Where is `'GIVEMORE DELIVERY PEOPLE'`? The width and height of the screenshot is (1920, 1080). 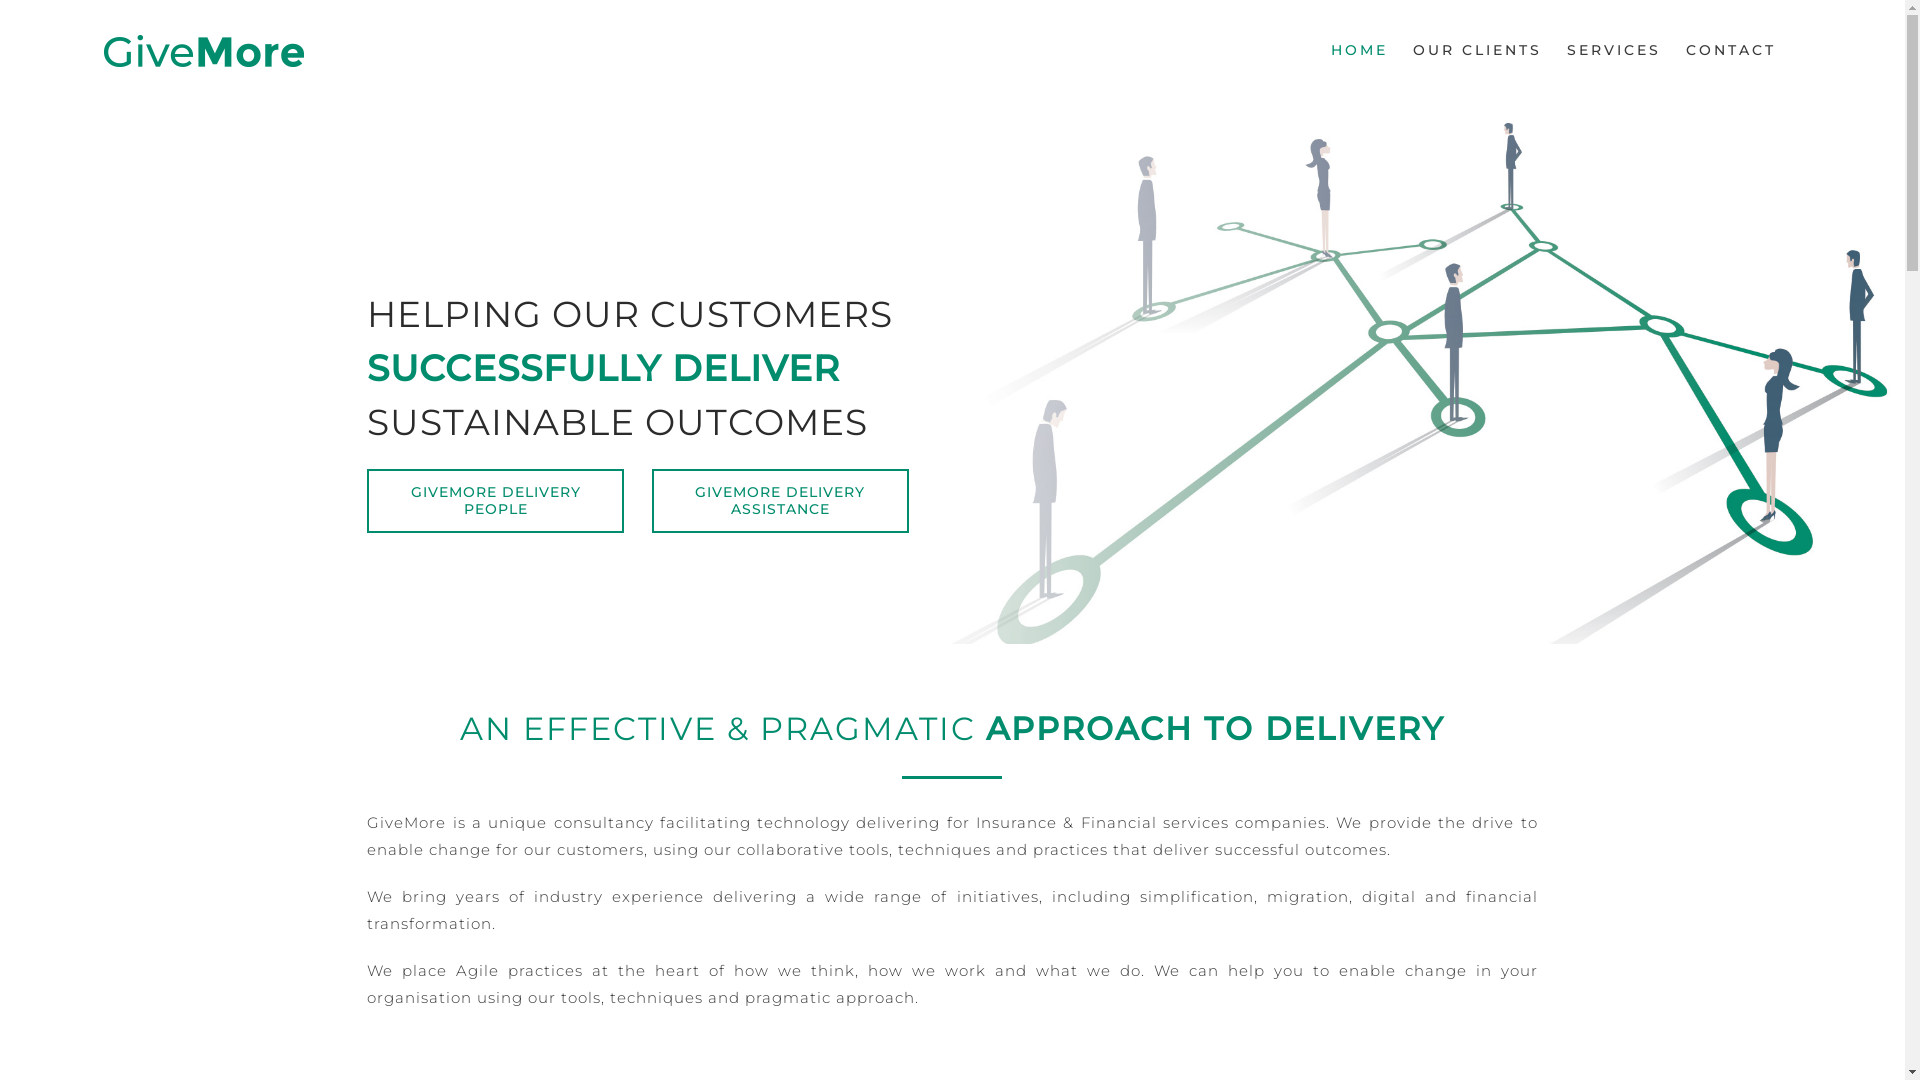 'GIVEMORE DELIVERY PEOPLE' is located at coordinates (495, 499).